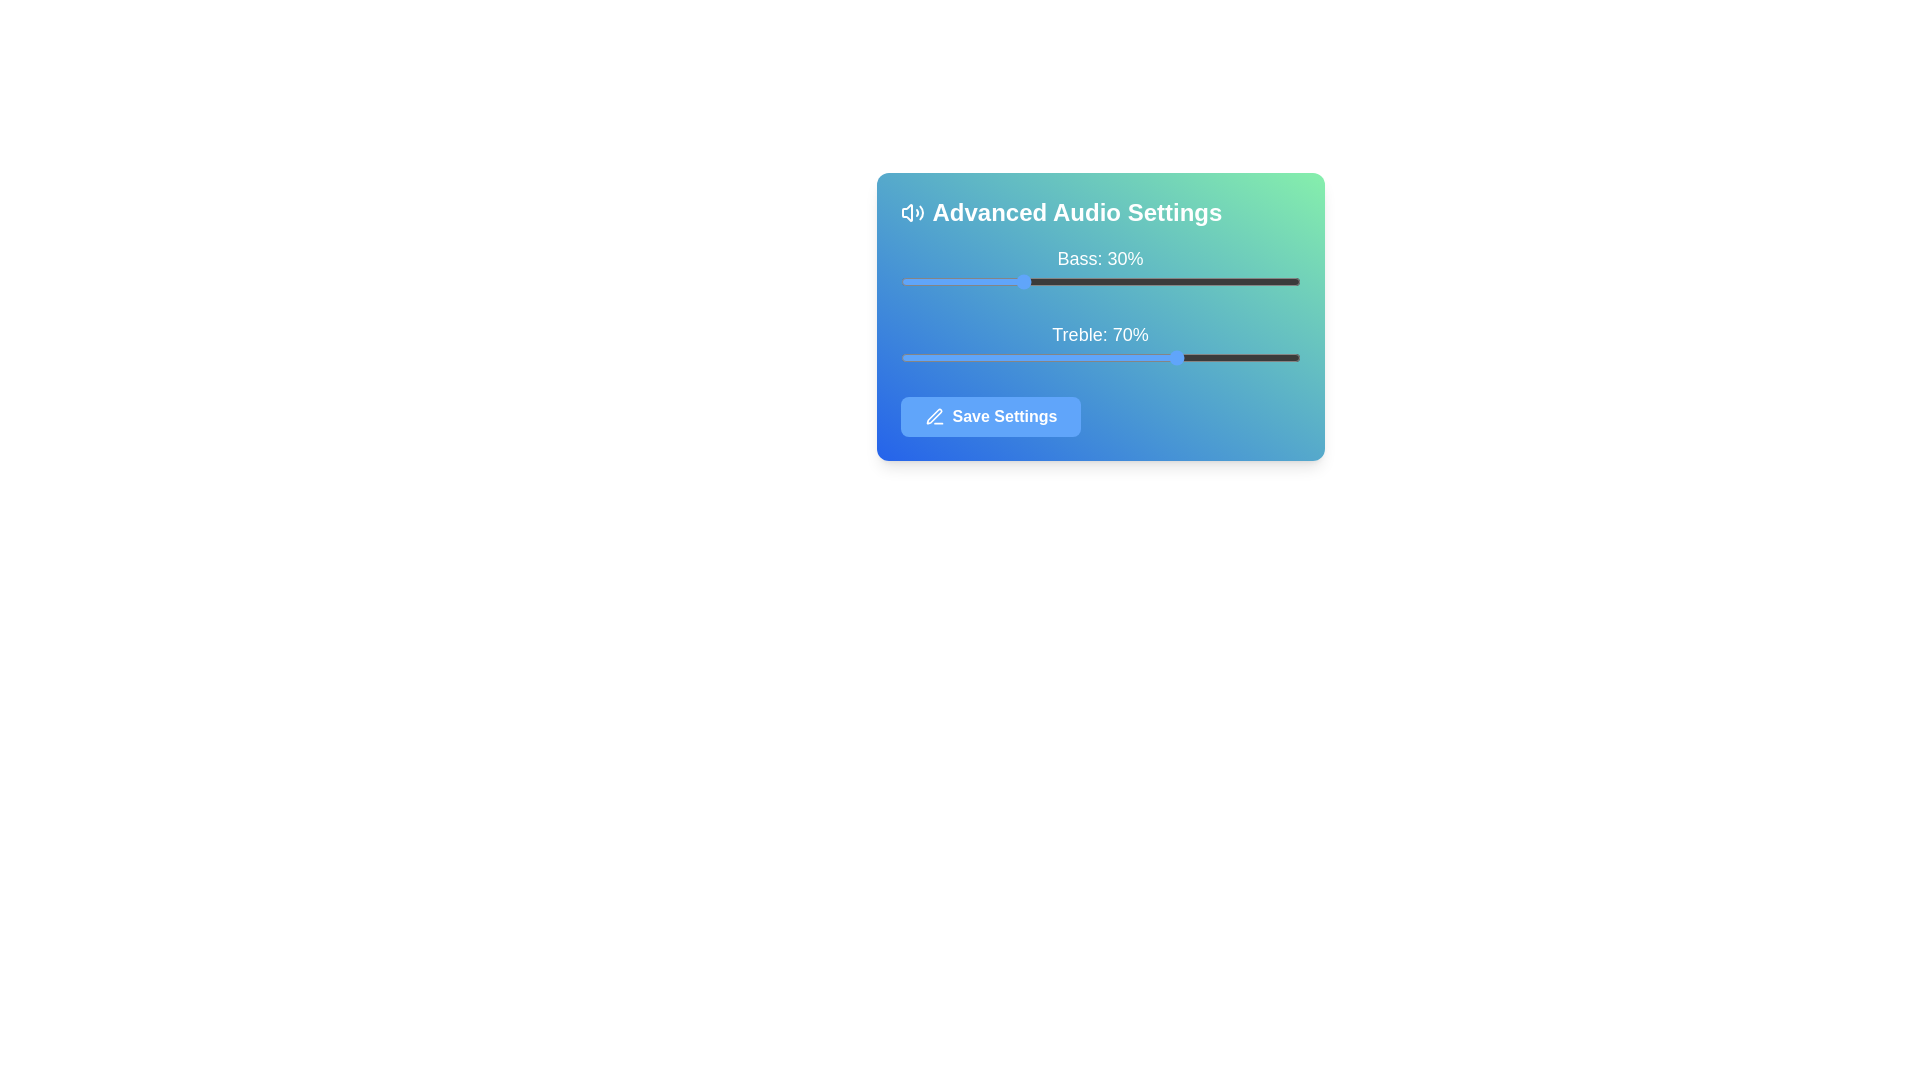 The width and height of the screenshot is (1920, 1080). Describe the element at coordinates (1284, 357) in the screenshot. I see `the treble slider to 96%` at that location.